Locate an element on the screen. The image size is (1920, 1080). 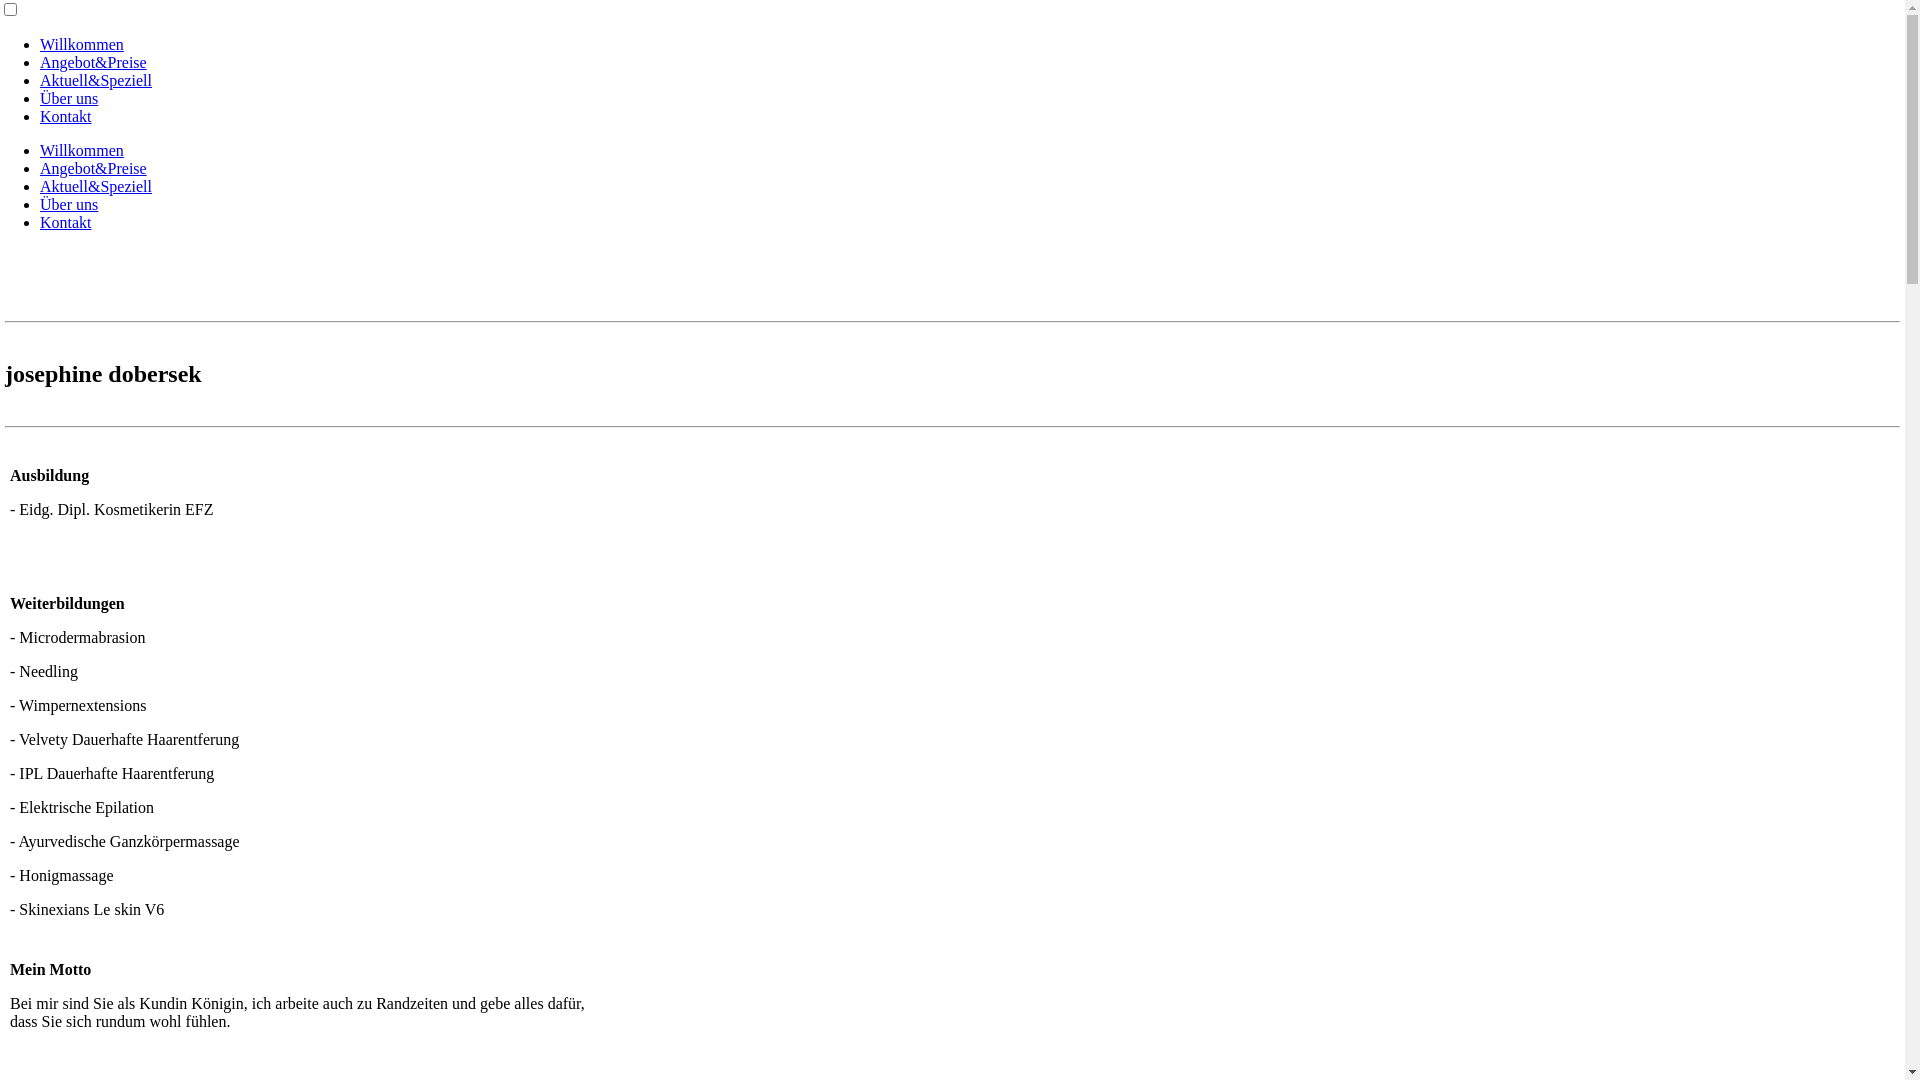
'Kontakt' is located at coordinates (66, 222).